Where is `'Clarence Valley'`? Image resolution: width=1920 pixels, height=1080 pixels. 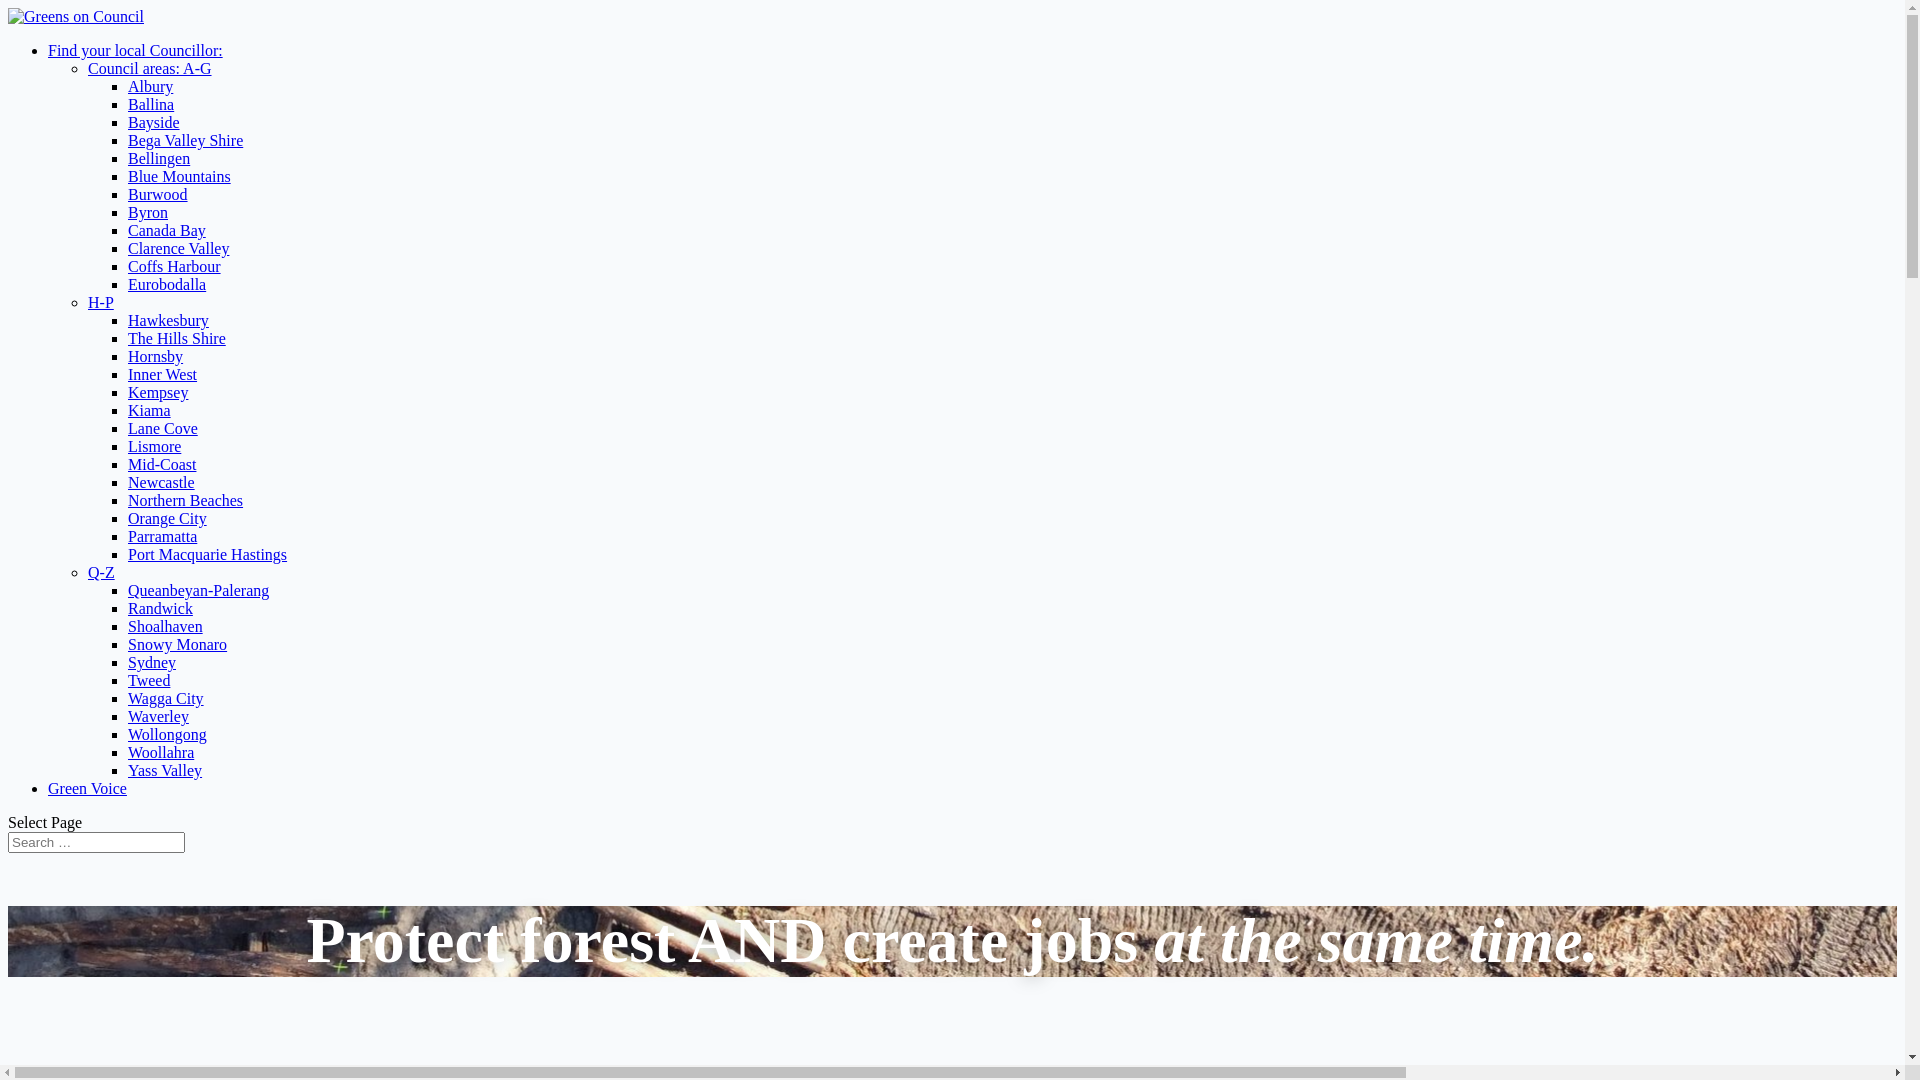
'Clarence Valley' is located at coordinates (178, 247).